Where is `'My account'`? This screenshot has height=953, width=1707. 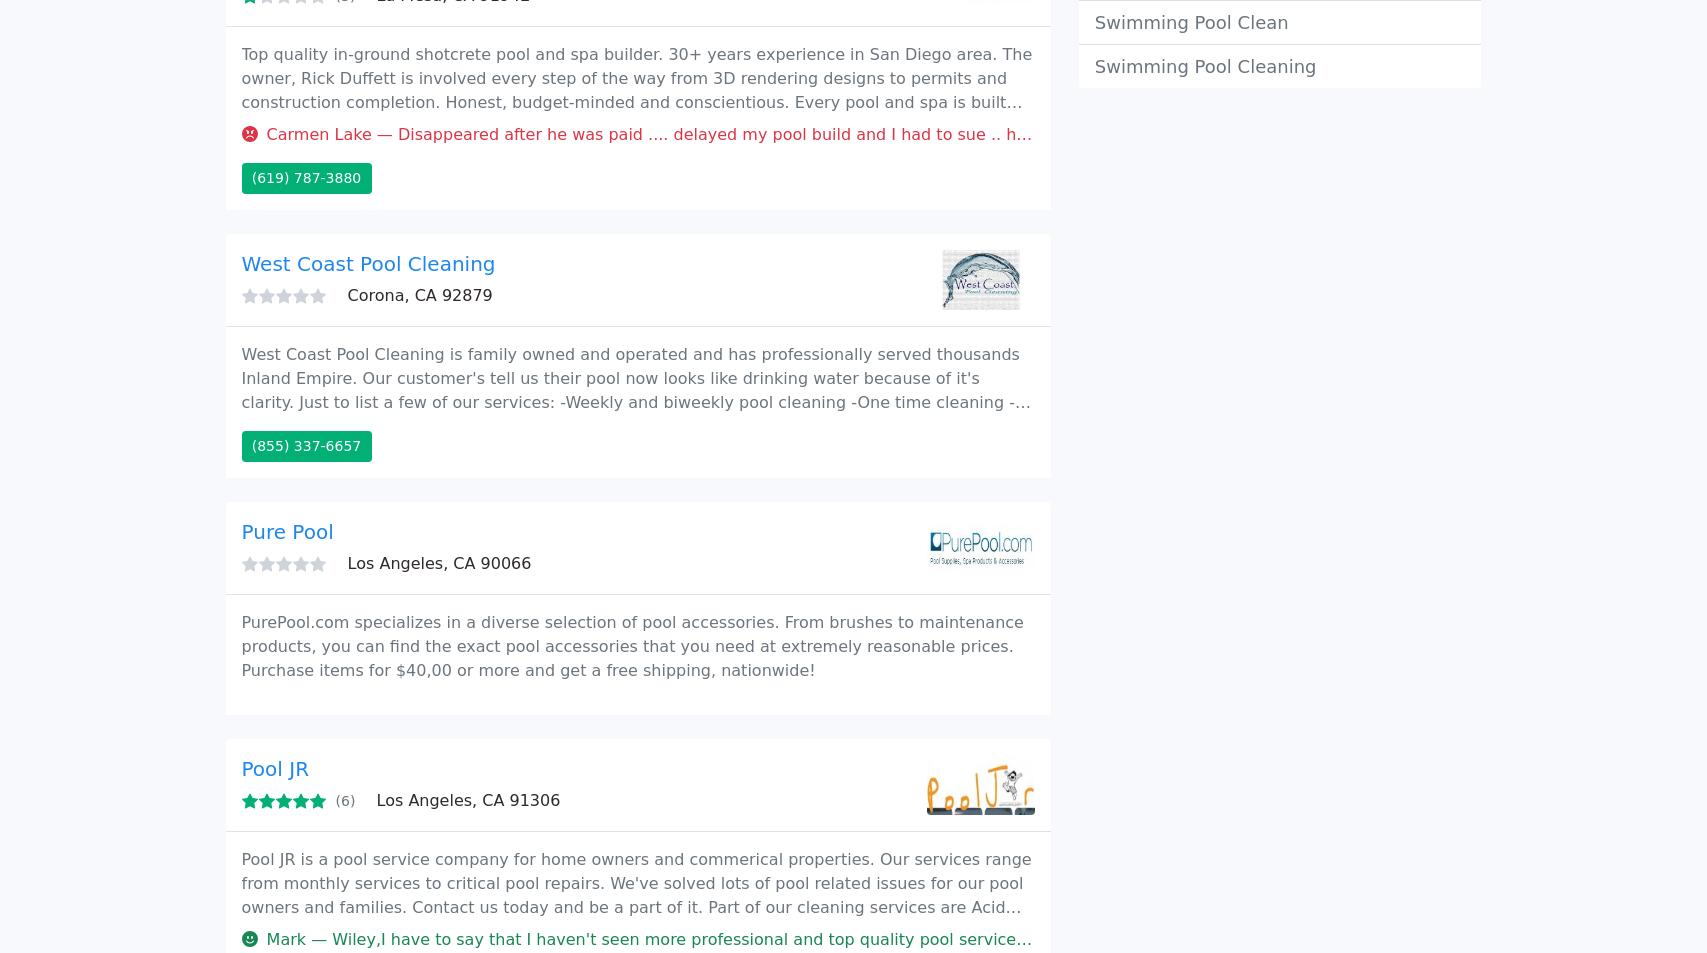
'My account' is located at coordinates (1129, 31).